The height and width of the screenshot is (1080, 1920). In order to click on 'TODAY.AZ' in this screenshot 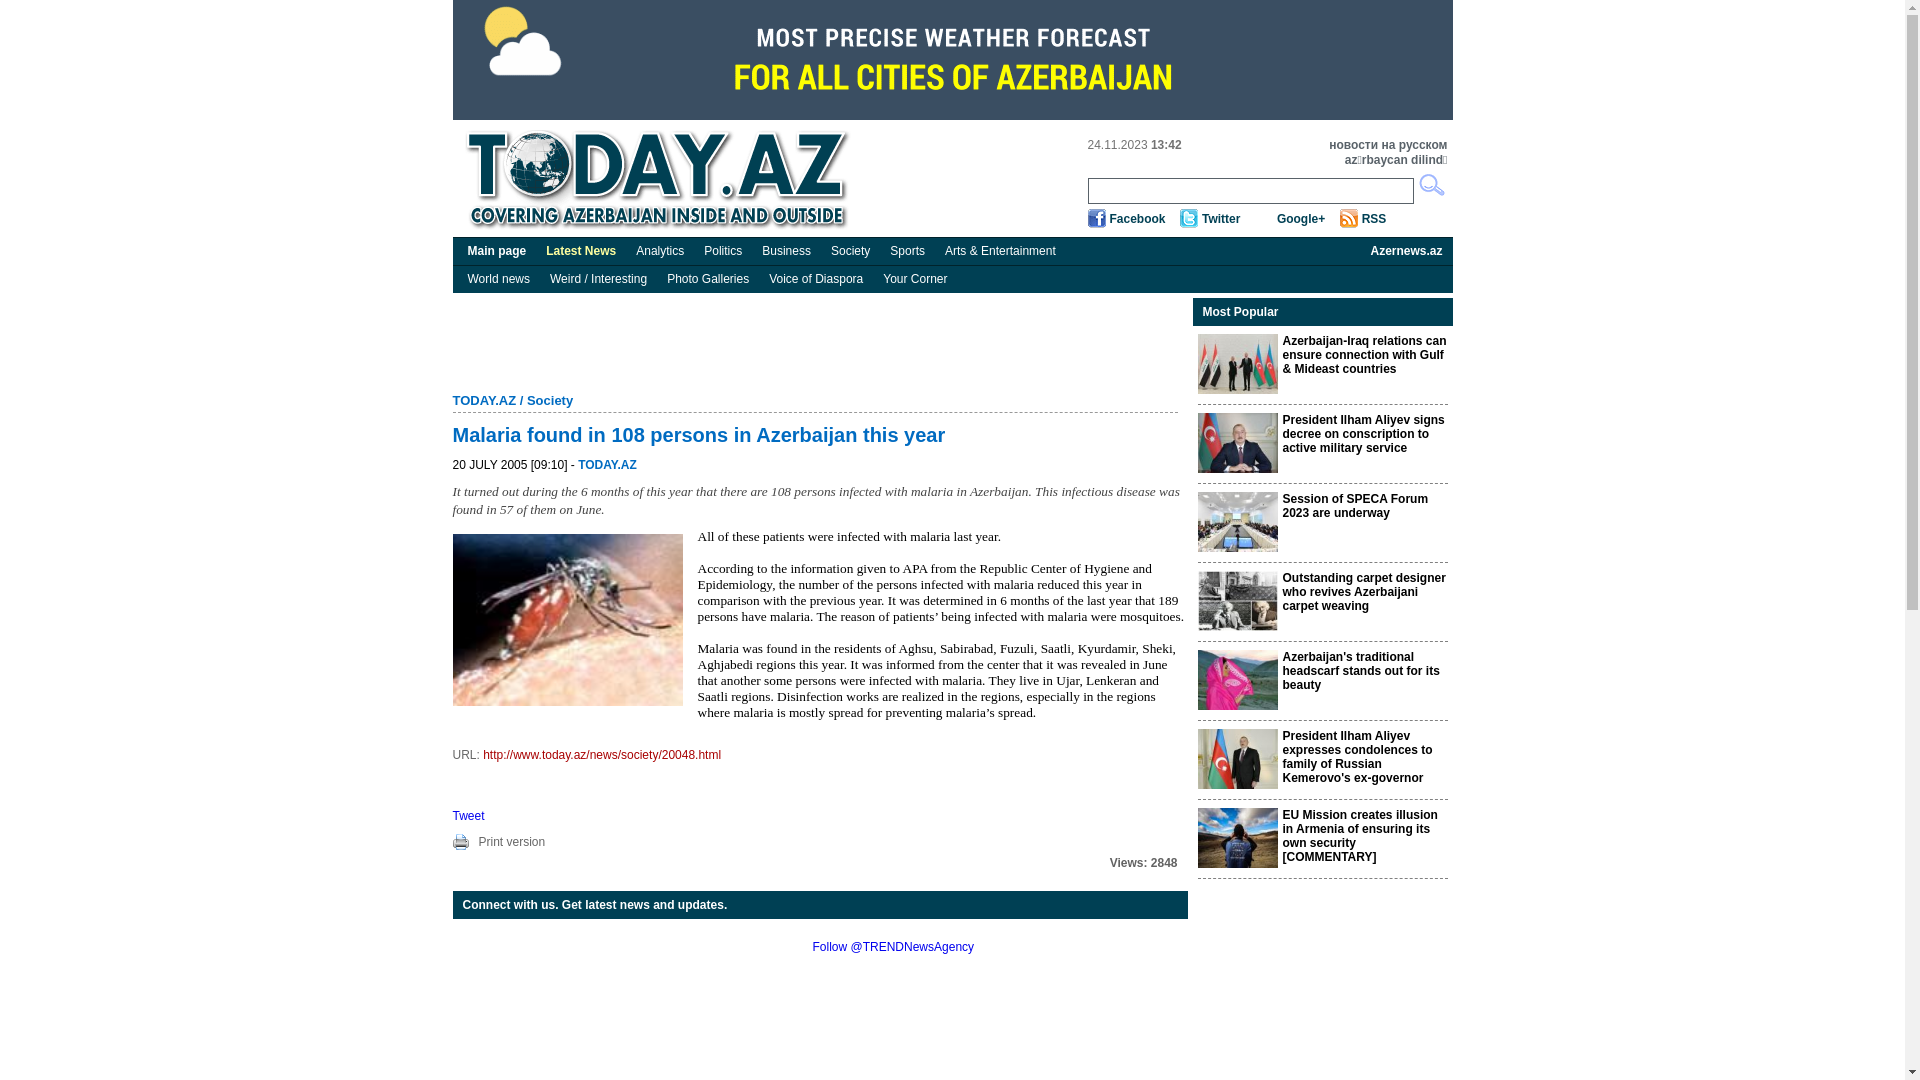, I will do `click(606, 465)`.